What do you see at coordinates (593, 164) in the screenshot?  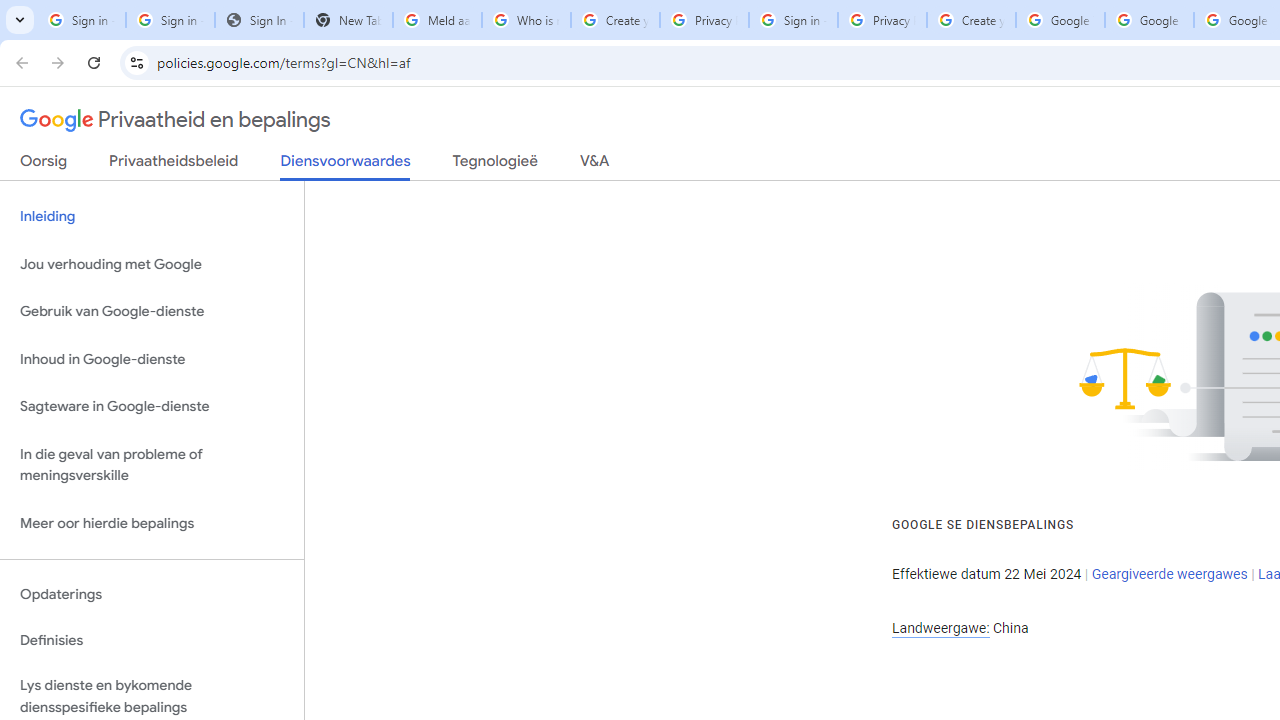 I see `'V&A'` at bounding box center [593, 164].